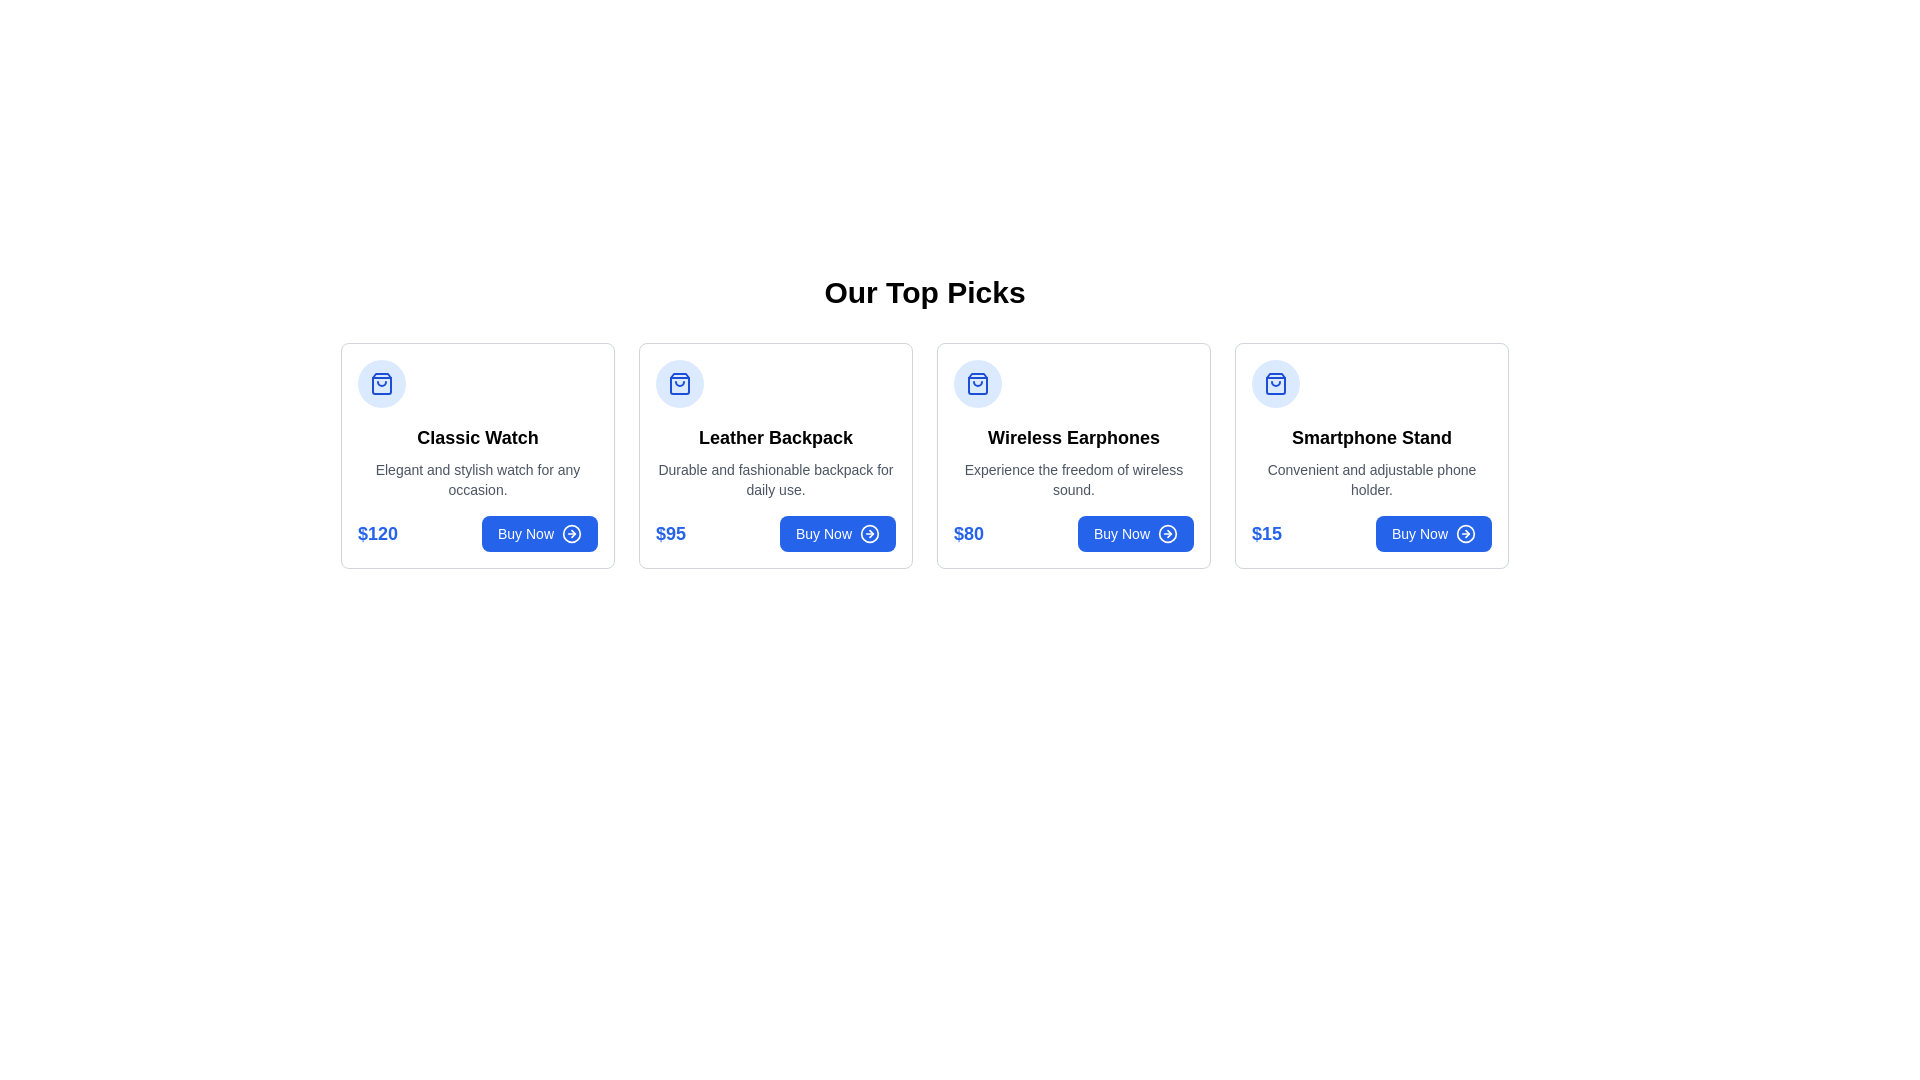 This screenshot has width=1920, height=1080. What do you see at coordinates (570, 532) in the screenshot?
I see `the rightward-pointing arrow icon contained within a circular border on the 'Buy Now' button of the 'Wireless Earphones' product` at bounding box center [570, 532].